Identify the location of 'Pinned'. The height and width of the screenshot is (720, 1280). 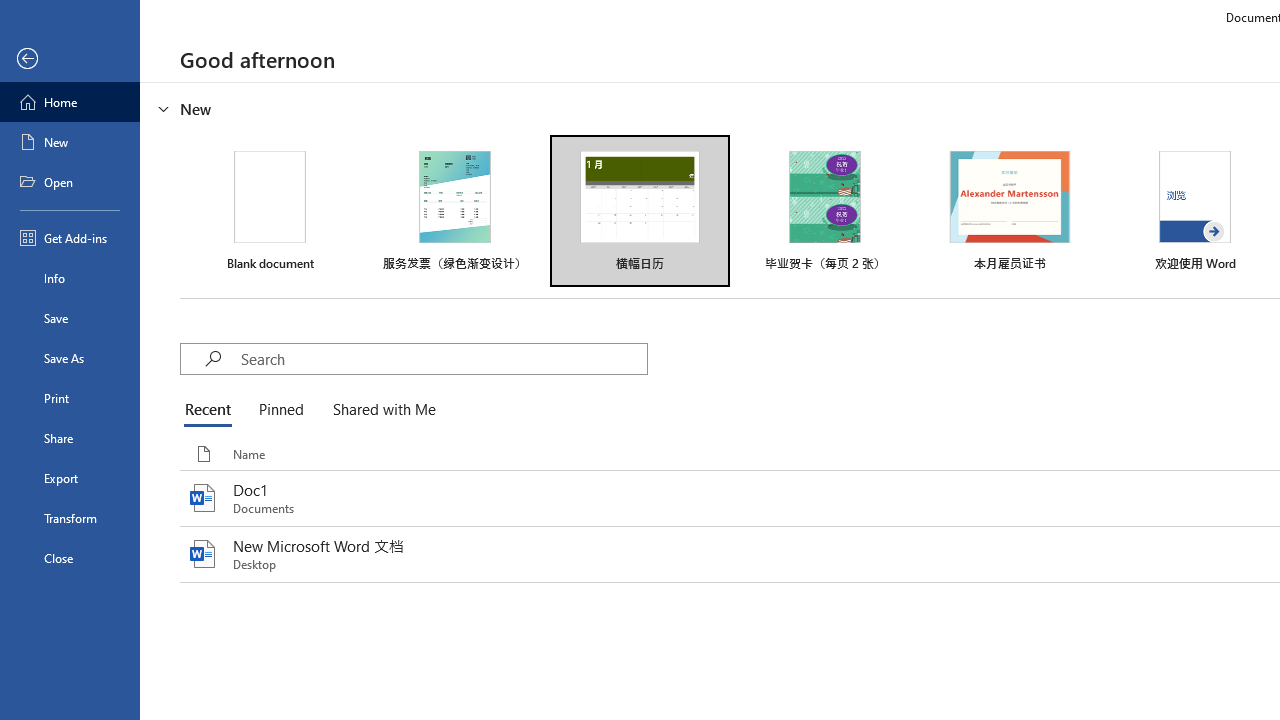
(279, 410).